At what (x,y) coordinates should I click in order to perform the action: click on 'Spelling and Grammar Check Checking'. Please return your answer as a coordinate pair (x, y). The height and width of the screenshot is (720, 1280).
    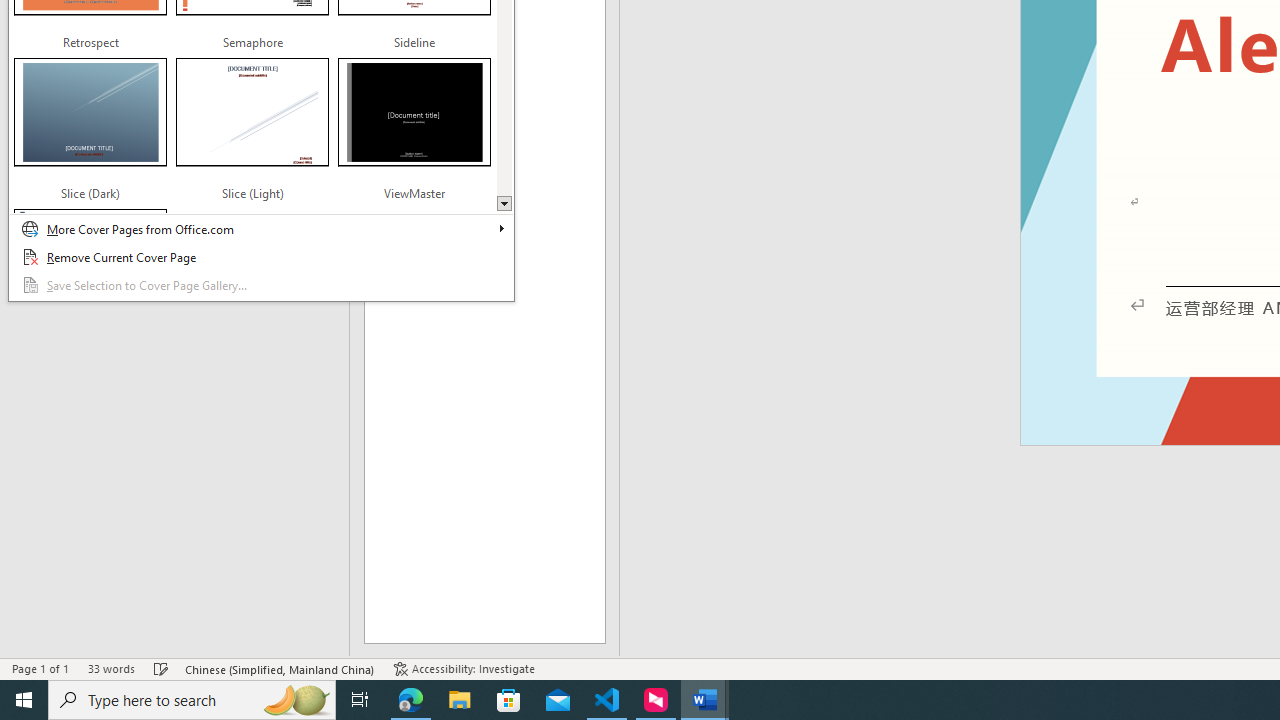
    Looking at the image, I should click on (161, 669).